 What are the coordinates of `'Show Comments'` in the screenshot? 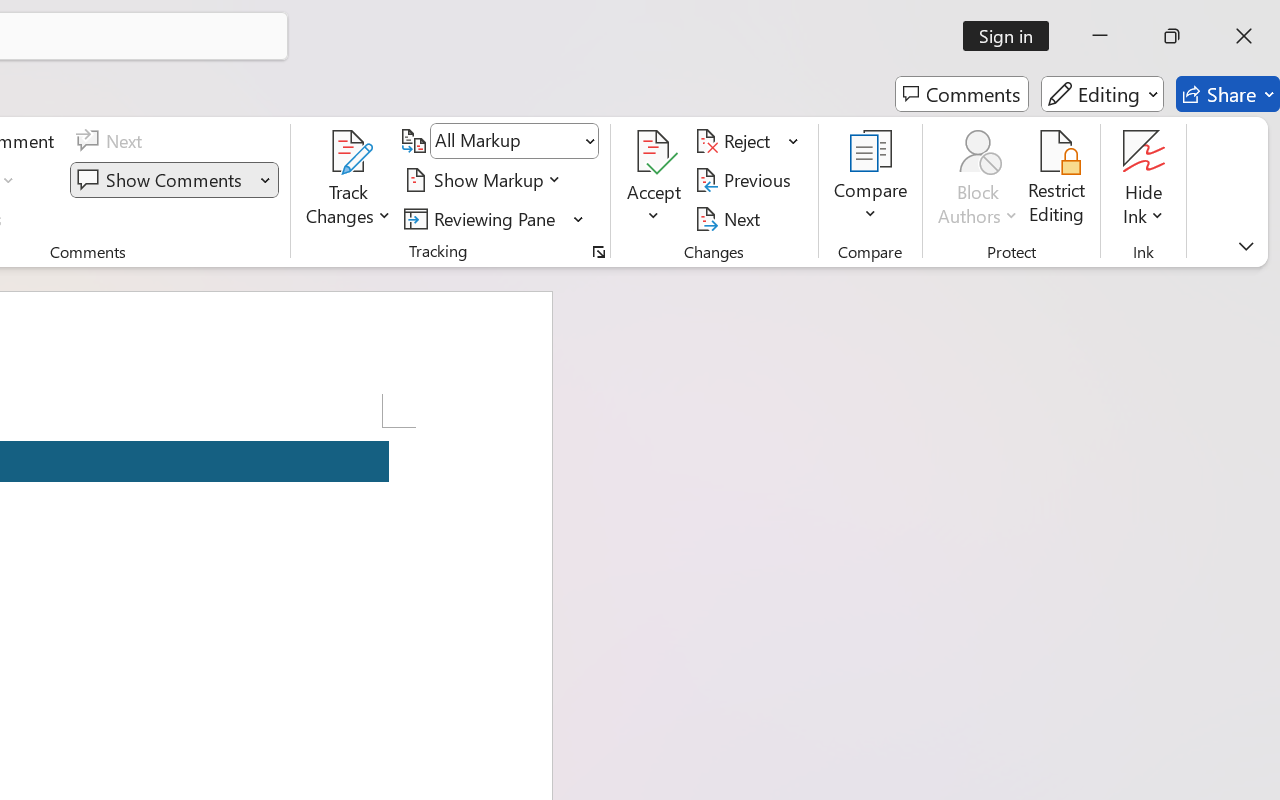 It's located at (174, 179).